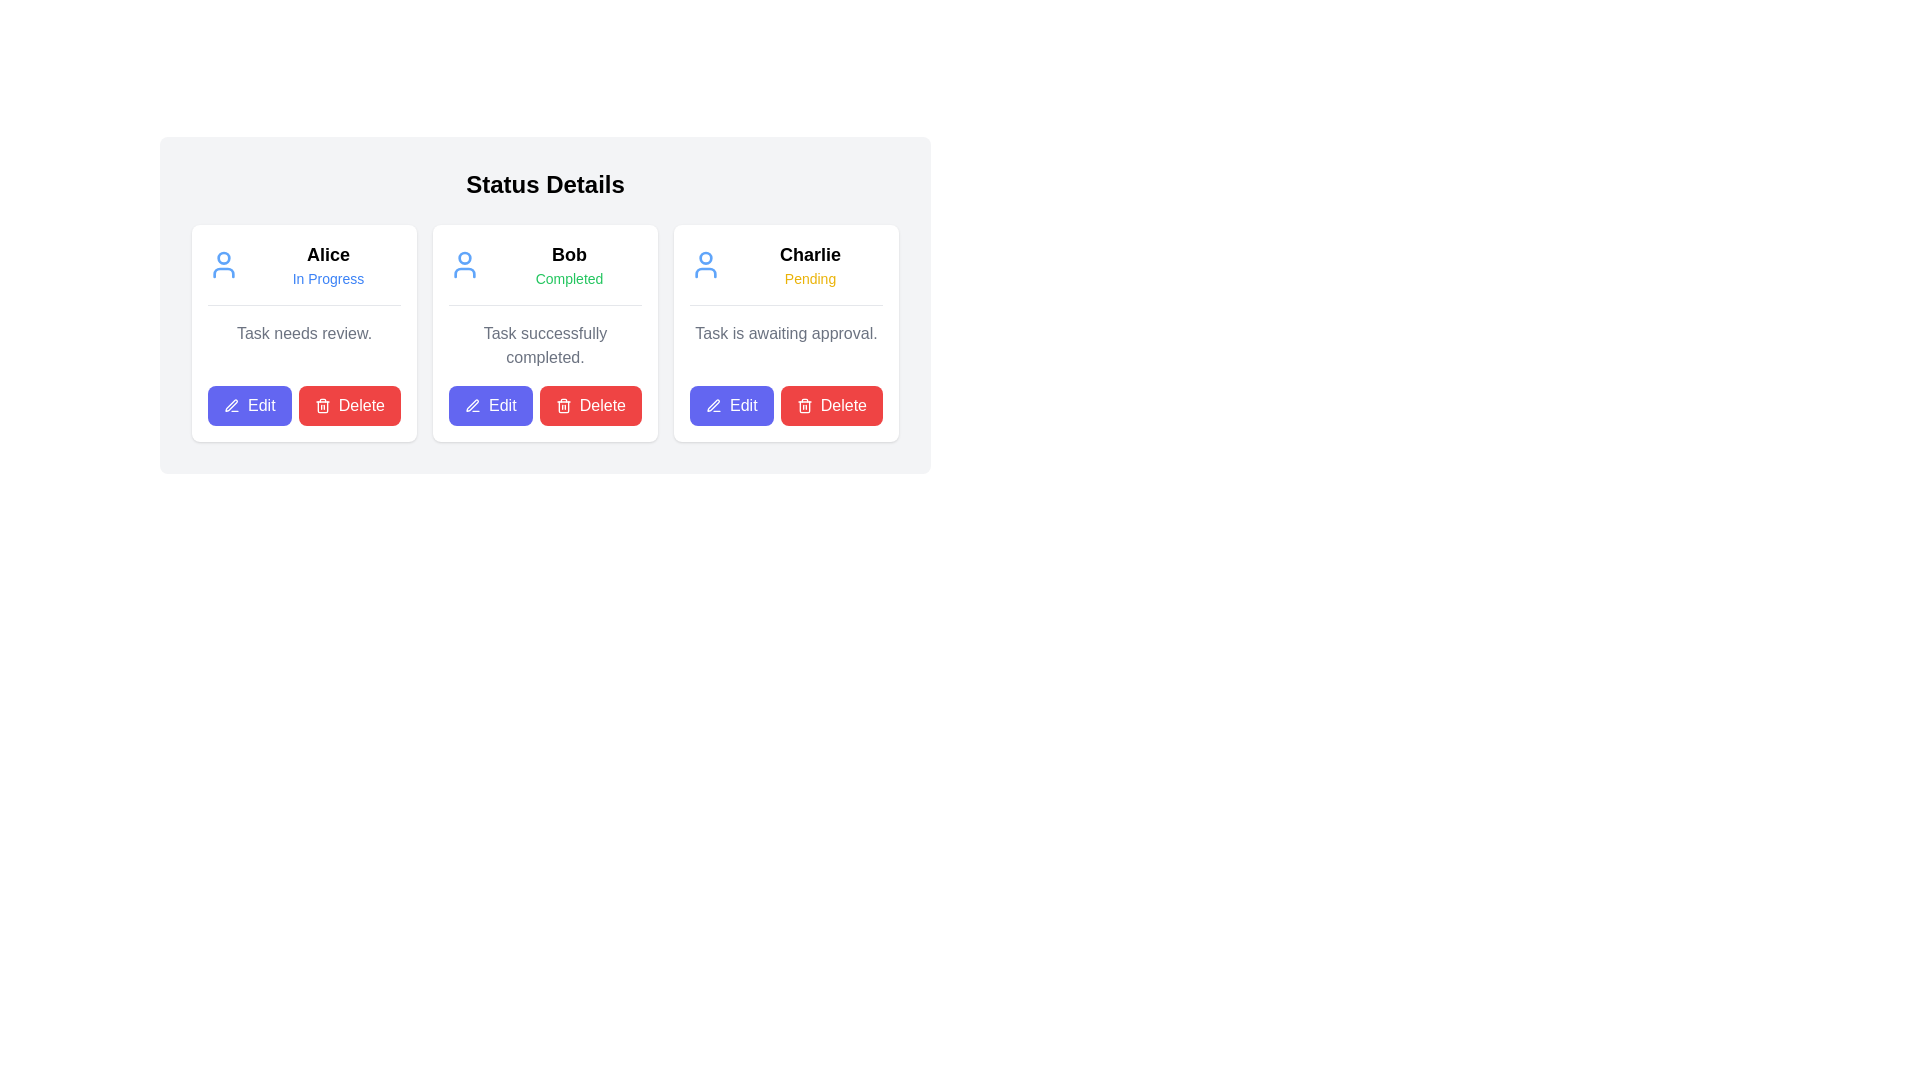 This screenshot has height=1080, width=1920. Describe the element at coordinates (303, 273) in the screenshot. I see `the informational card containing the user icon and text details for 'Alice', which shows 'In Progress'` at that location.